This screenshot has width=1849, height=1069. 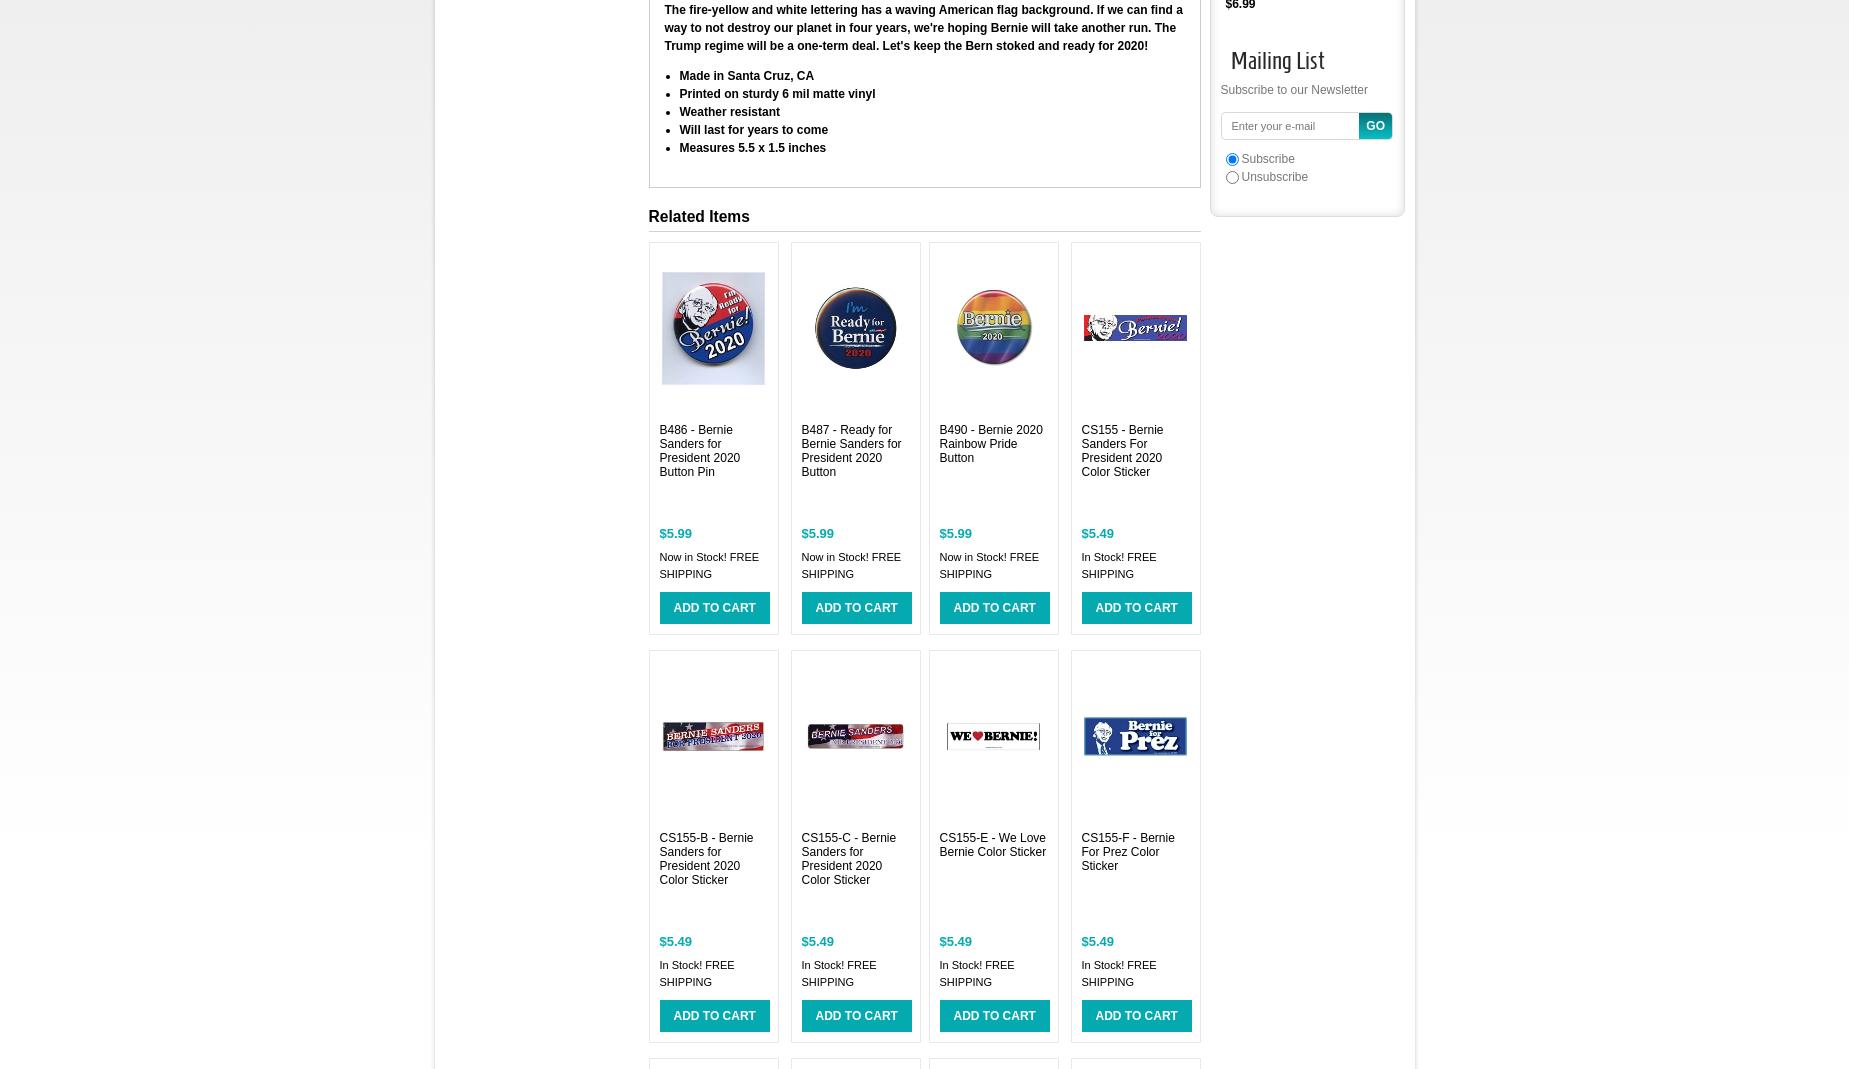 I want to click on 'Subscribe', so click(x=1267, y=158).